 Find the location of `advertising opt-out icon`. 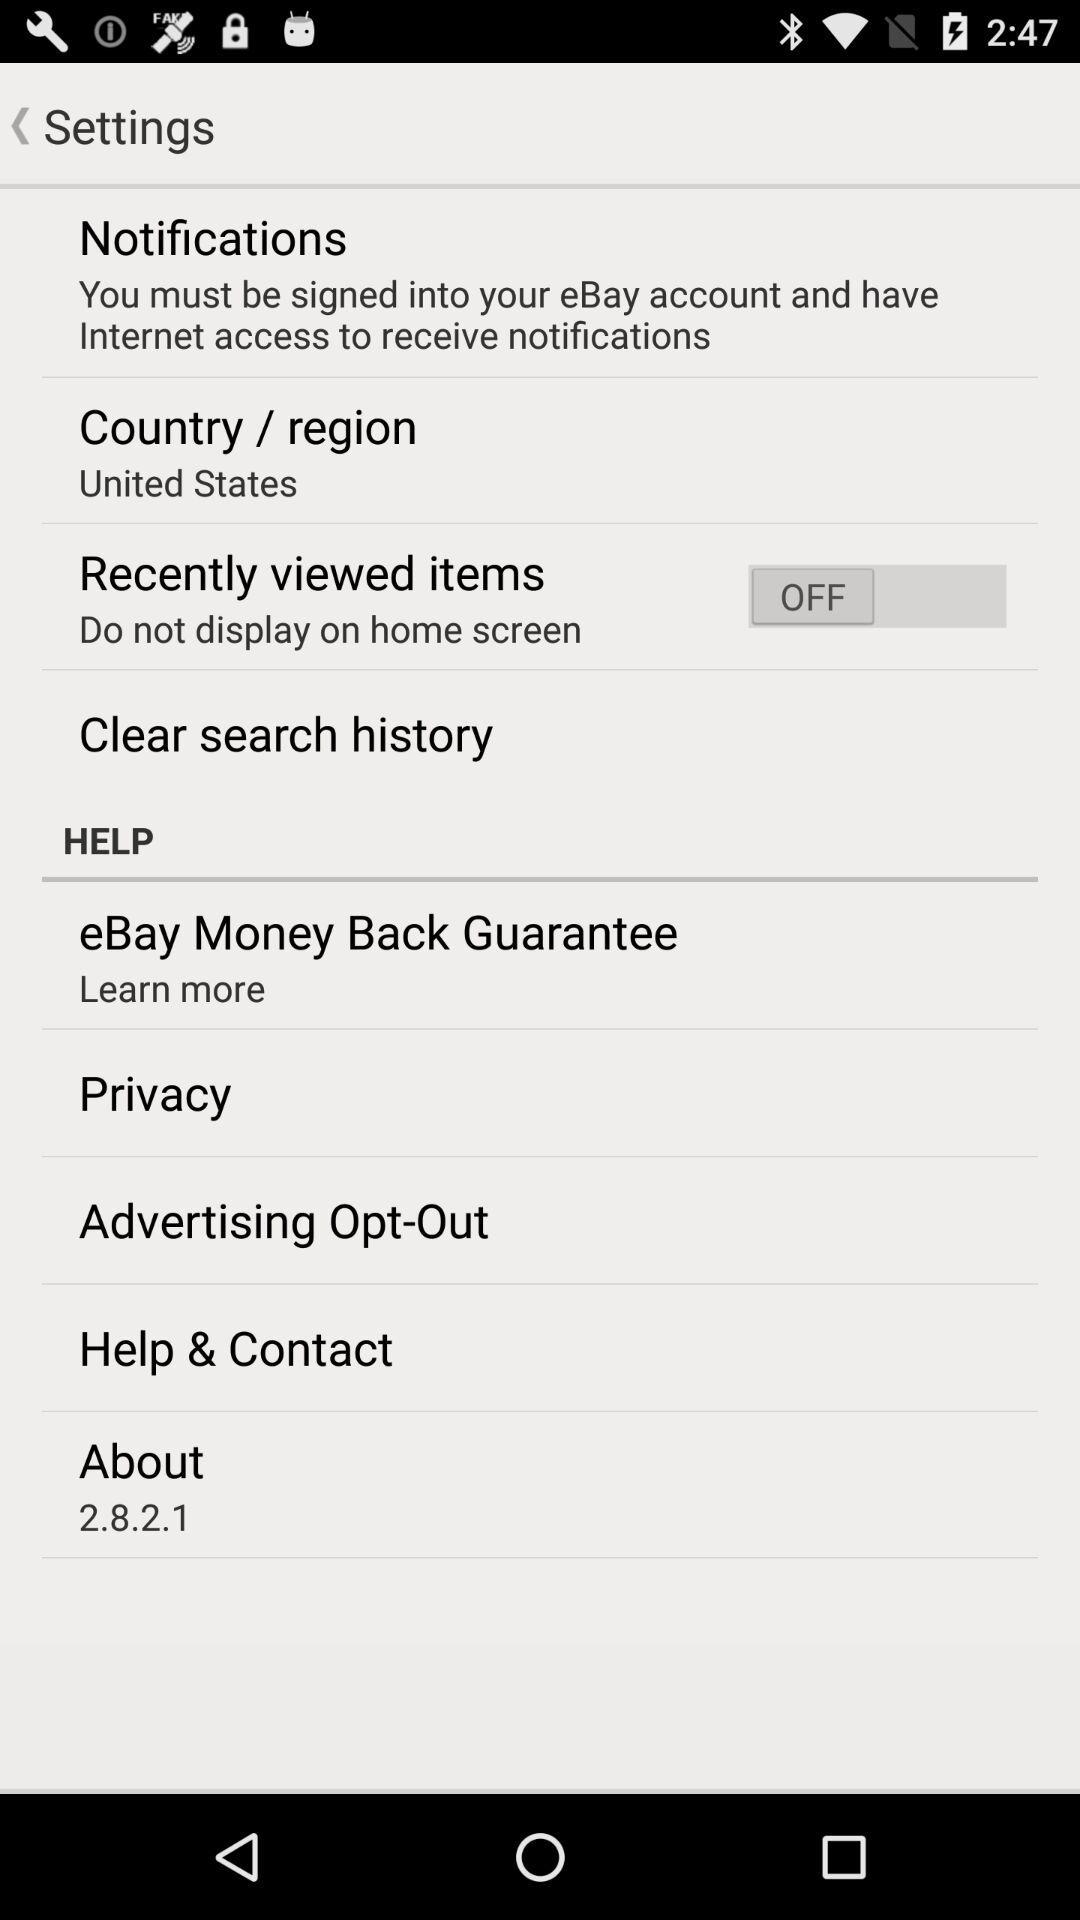

advertising opt-out icon is located at coordinates (284, 1218).